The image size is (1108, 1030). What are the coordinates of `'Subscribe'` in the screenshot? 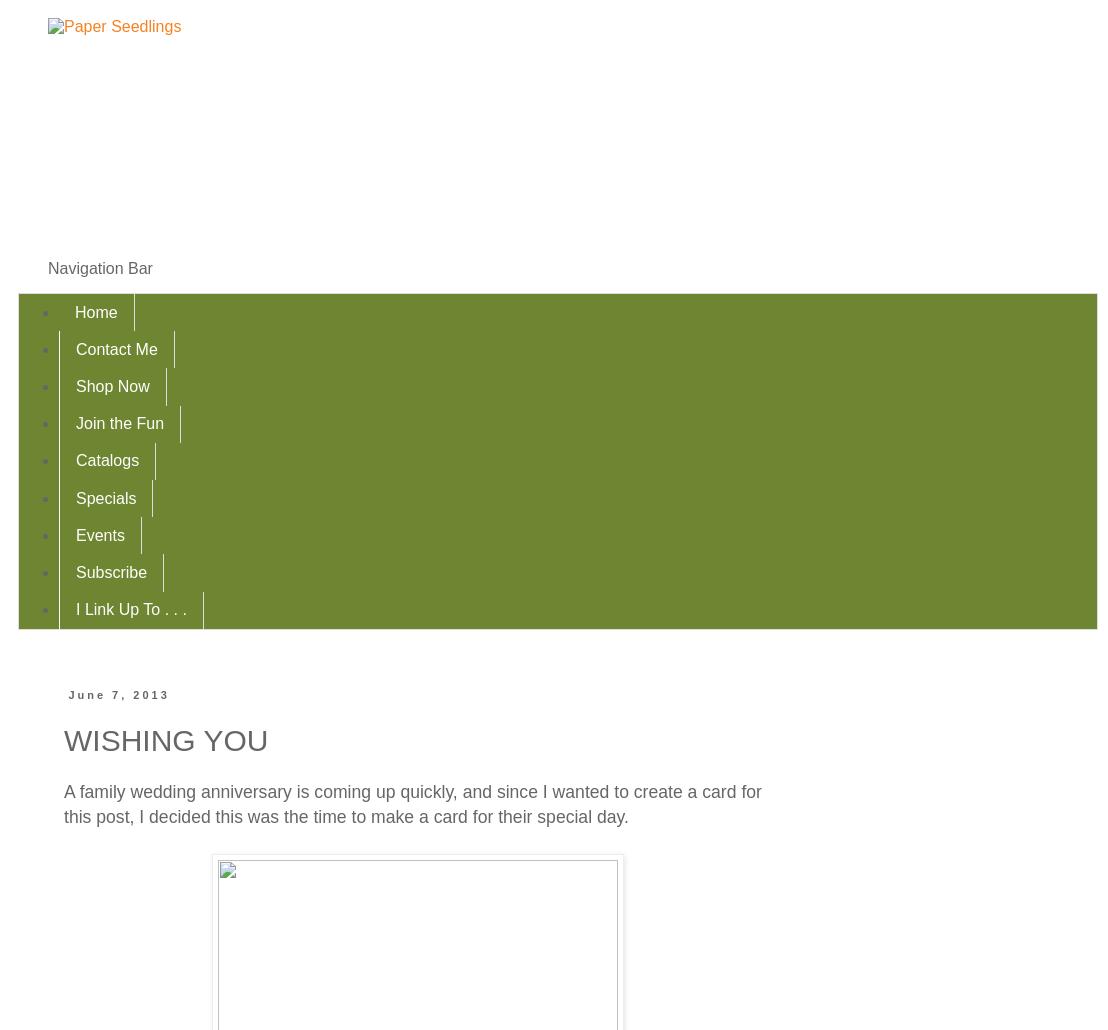 It's located at (111, 571).